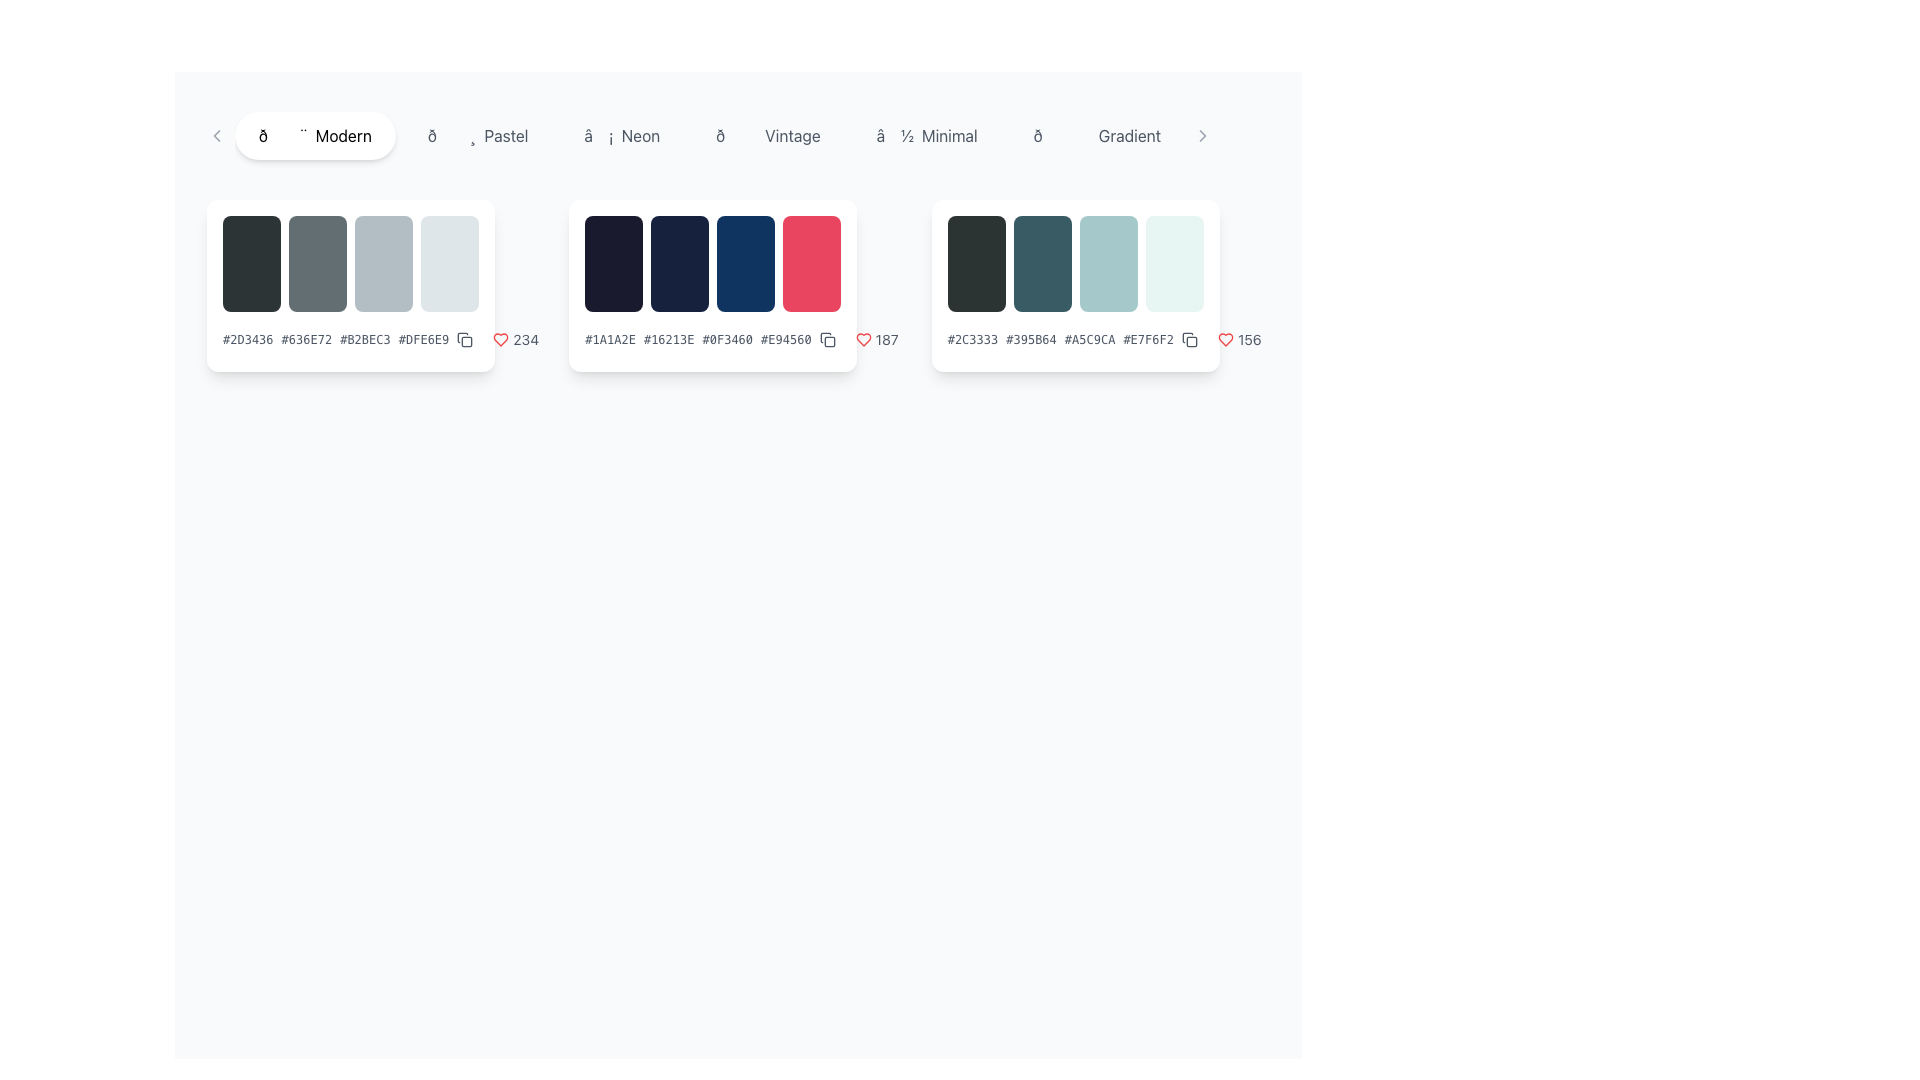 The height and width of the screenshot is (1080, 1920). What do you see at coordinates (1202, 135) in the screenshot?
I see `the rightward arrow icon button, which is a thin, outlined chevron shape in gray, located at the far right of the navigation interface next to the 'Gradient' section label` at bounding box center [1202, 135].